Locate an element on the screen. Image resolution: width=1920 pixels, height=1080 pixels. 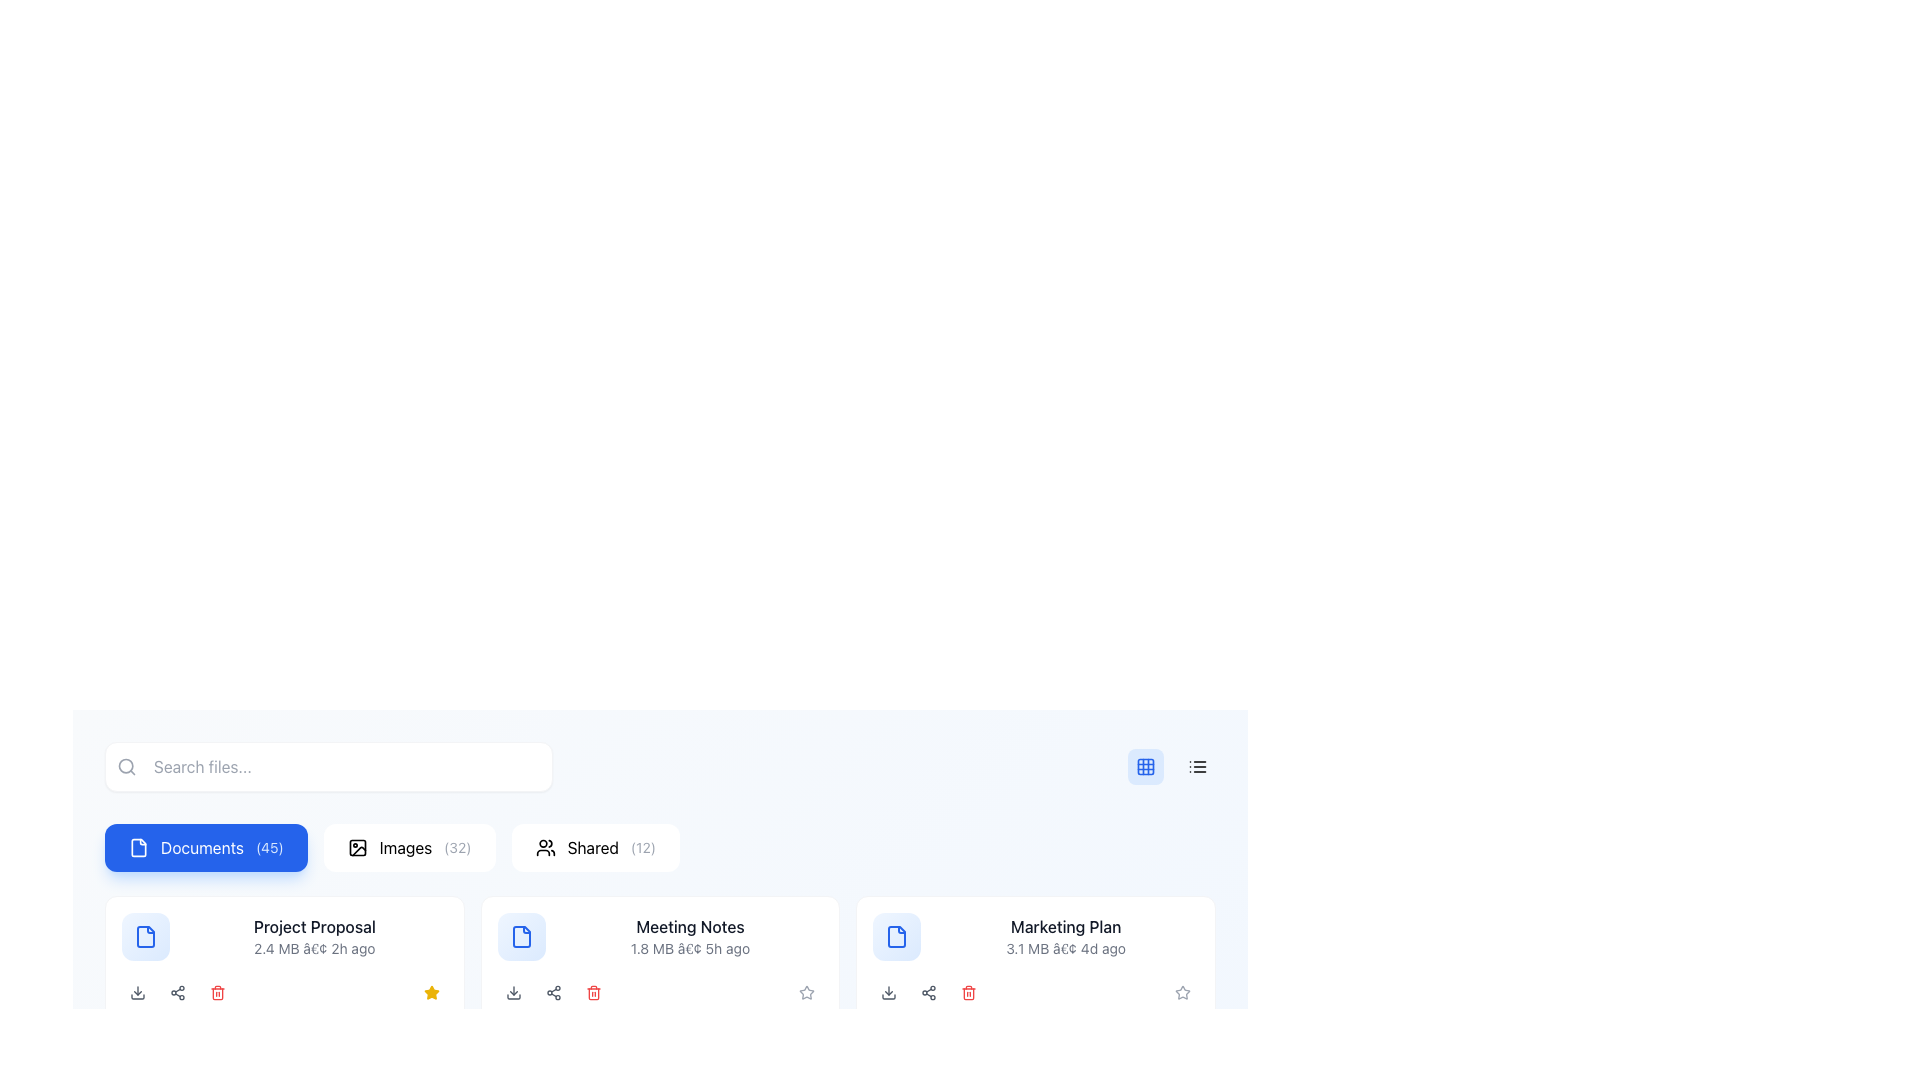
the 'Marketing Plan' document icon is located at coordinates (896, 937).